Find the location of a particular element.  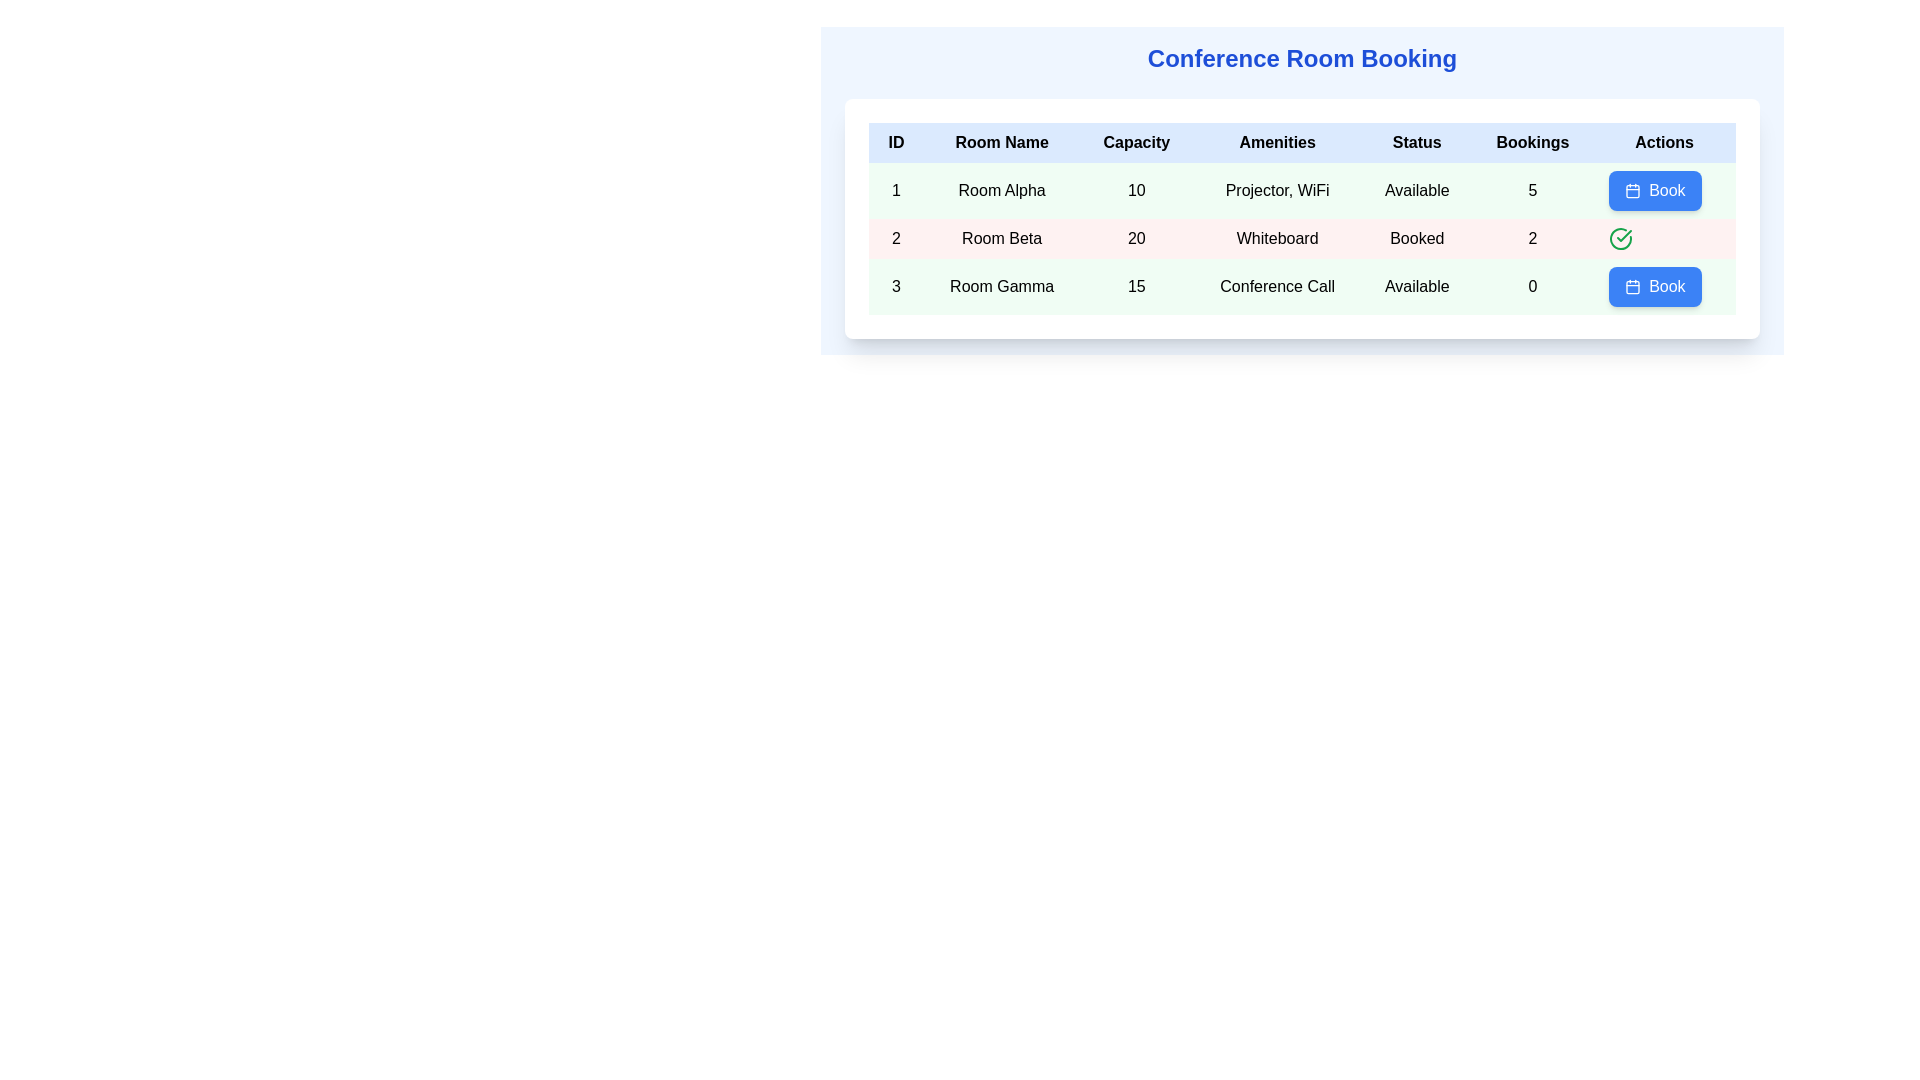

the static text label displaying 'Available' in bold font, which is the fifth item in the third row of the table labeled 'Room Gamma', under the 'Status' column is located at coordinates (1416, 286).